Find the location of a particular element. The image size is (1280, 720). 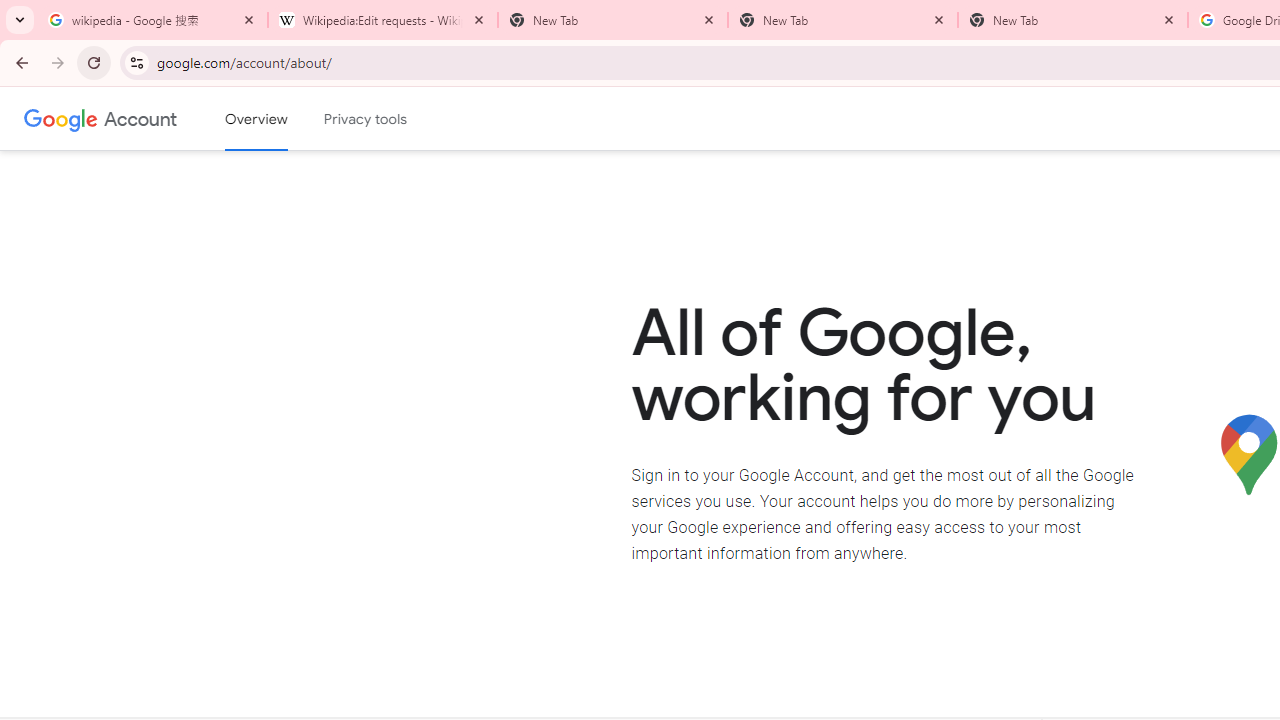

'Google Account overview' is located at coordinates (255, 119).